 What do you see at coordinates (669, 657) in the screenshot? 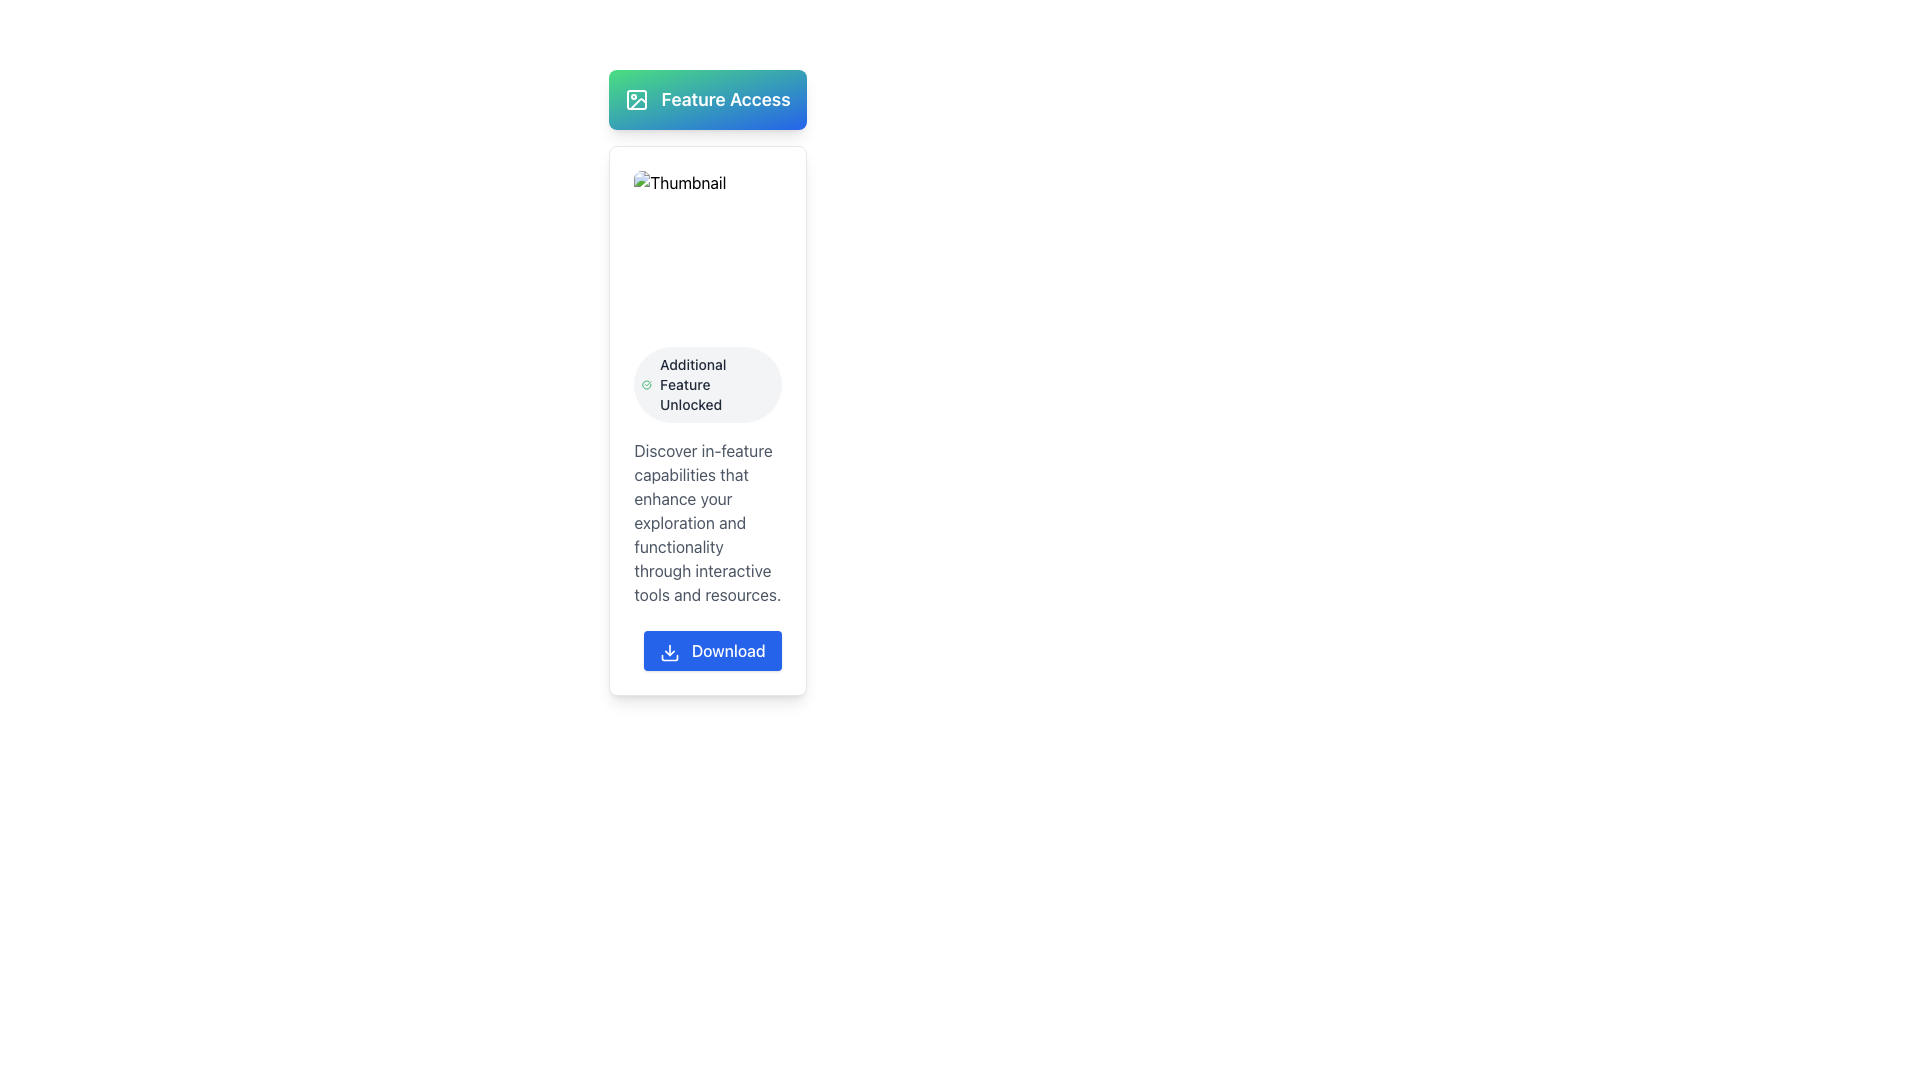
I see `the lower arc component of the download icon within the blue button near the bottom of the card interface` at bounding box center [669, 657].